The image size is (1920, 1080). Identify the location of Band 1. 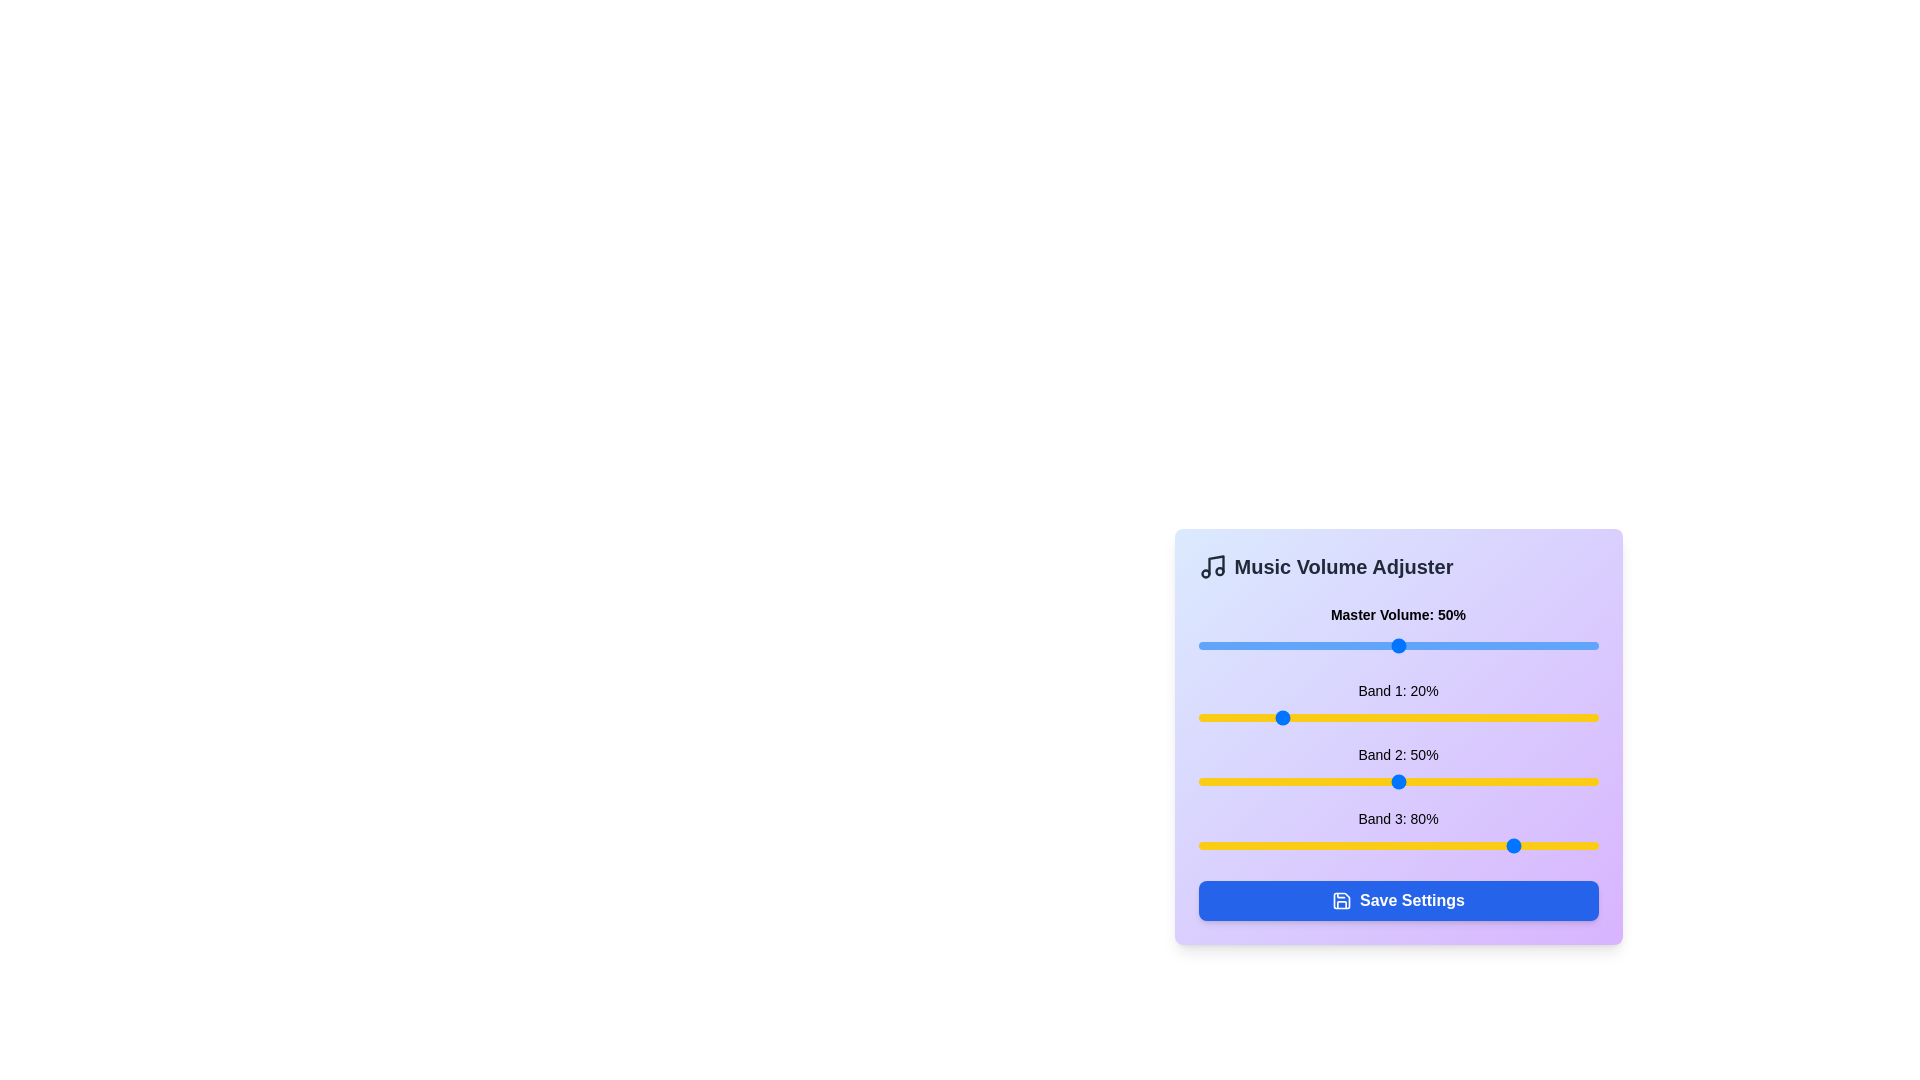
(1314, 716).